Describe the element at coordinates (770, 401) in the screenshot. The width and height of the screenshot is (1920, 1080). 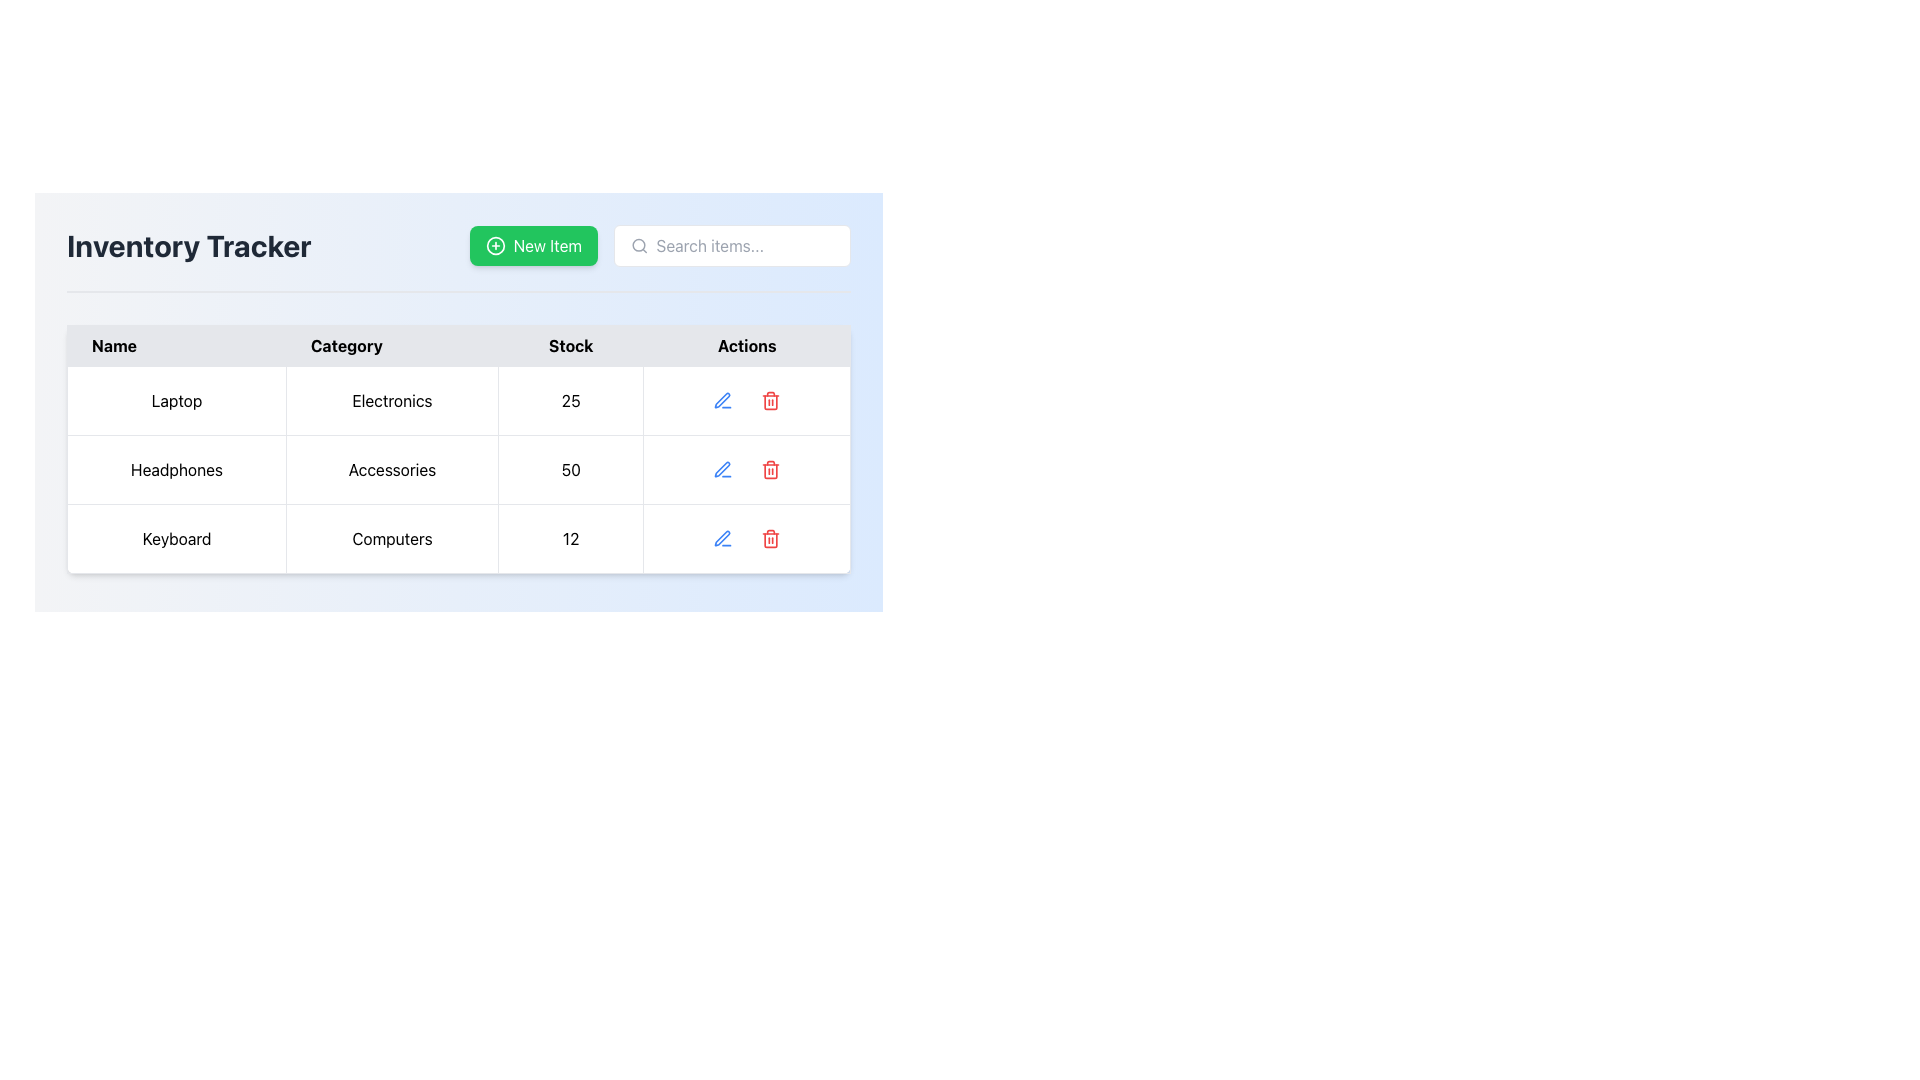
I see `the delete action button located in the 'Actions' column of the table, aligned with the first row corresponding to the entry labeled 'Laptop'. This button is the rightmost element in the row, following the blue pencil edit icon` at that location.